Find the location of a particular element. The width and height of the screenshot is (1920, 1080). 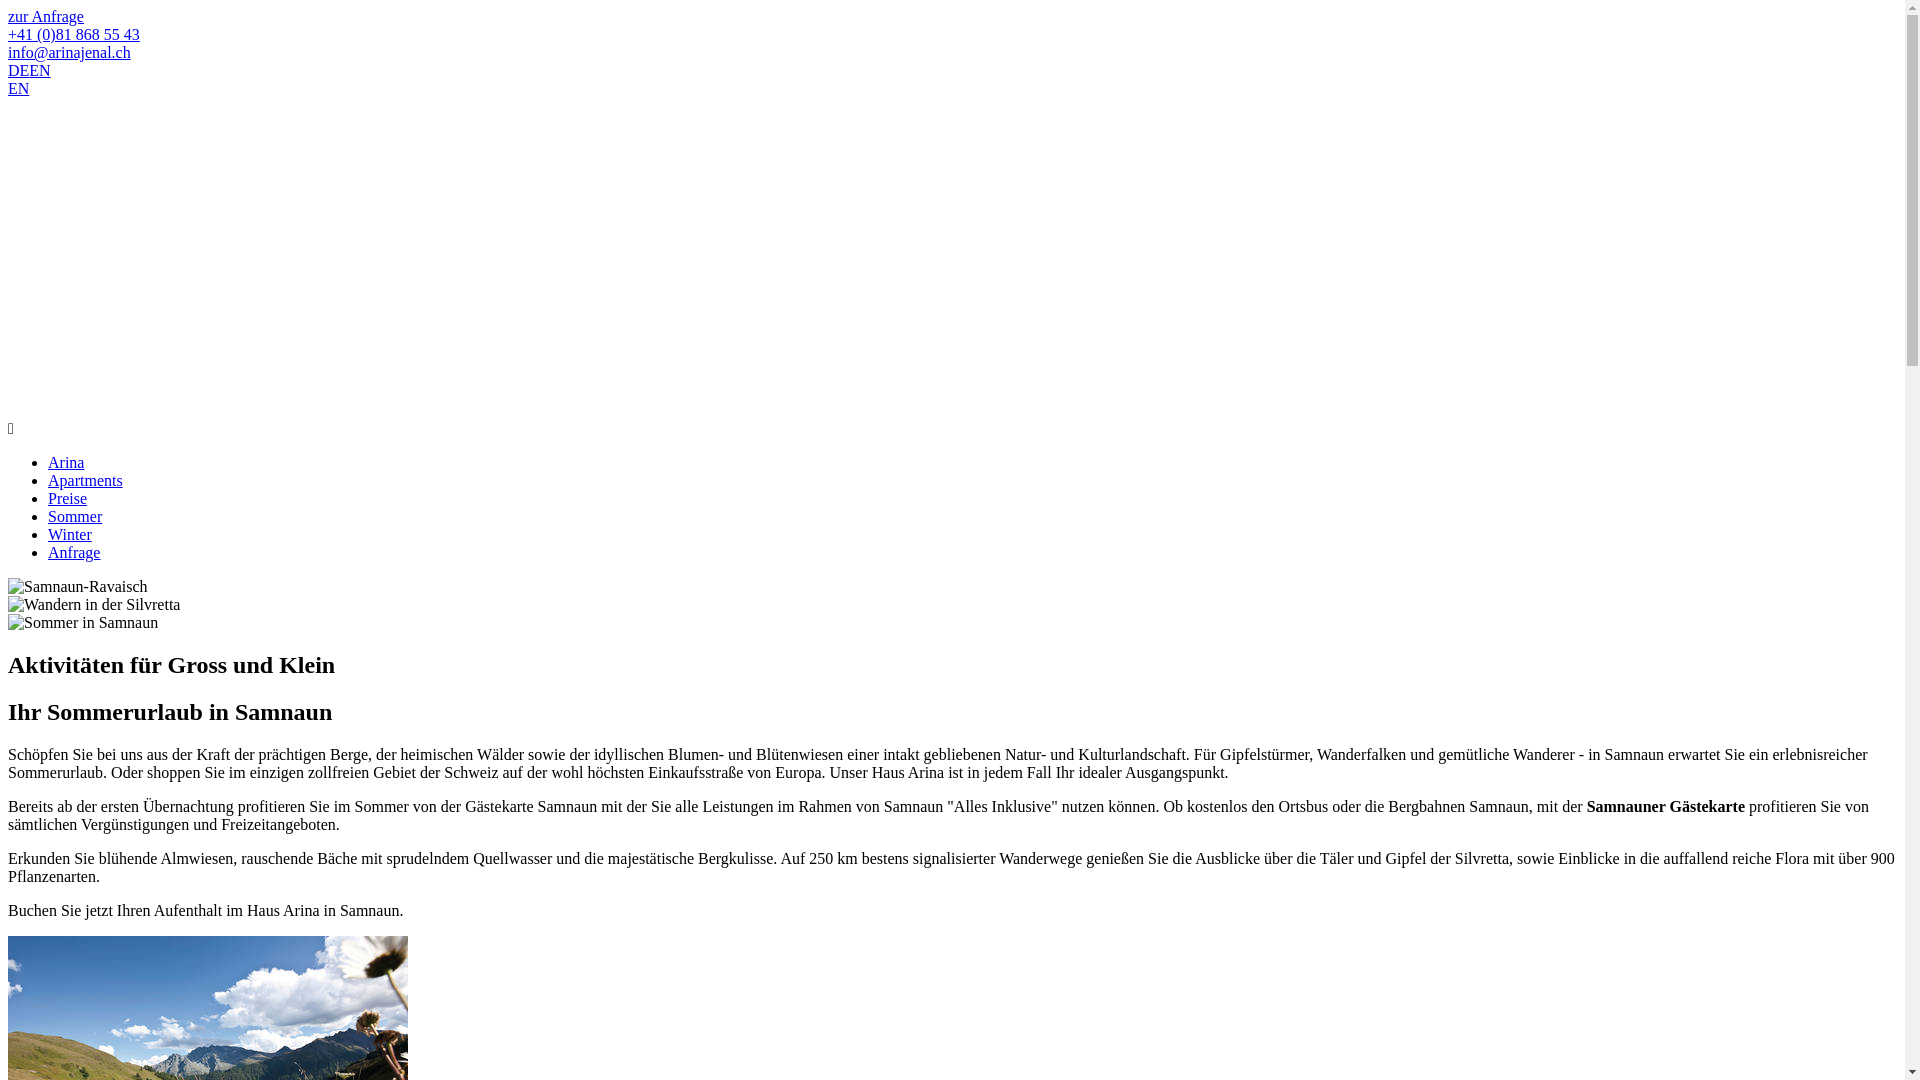

'Sommer' is located at coordinates (75, 515).